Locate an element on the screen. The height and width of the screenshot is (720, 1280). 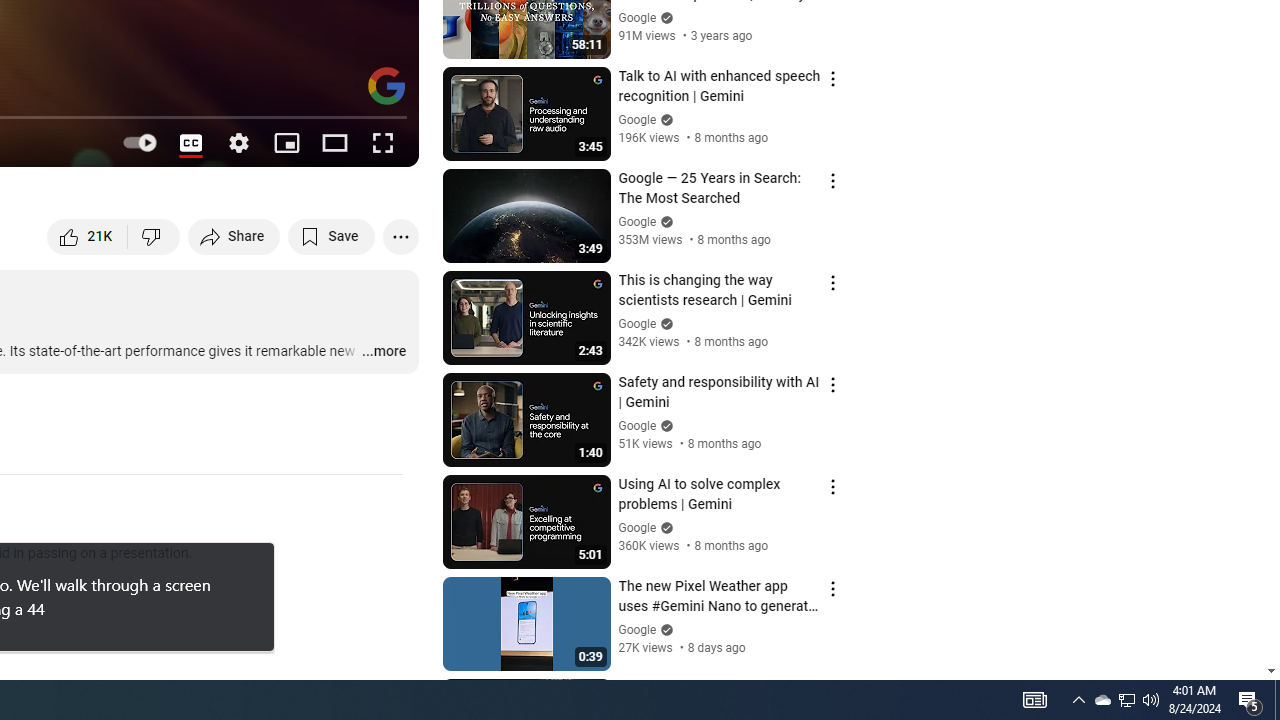
'like this video along with 21,118 other people' is located at coordinates (87, 235).